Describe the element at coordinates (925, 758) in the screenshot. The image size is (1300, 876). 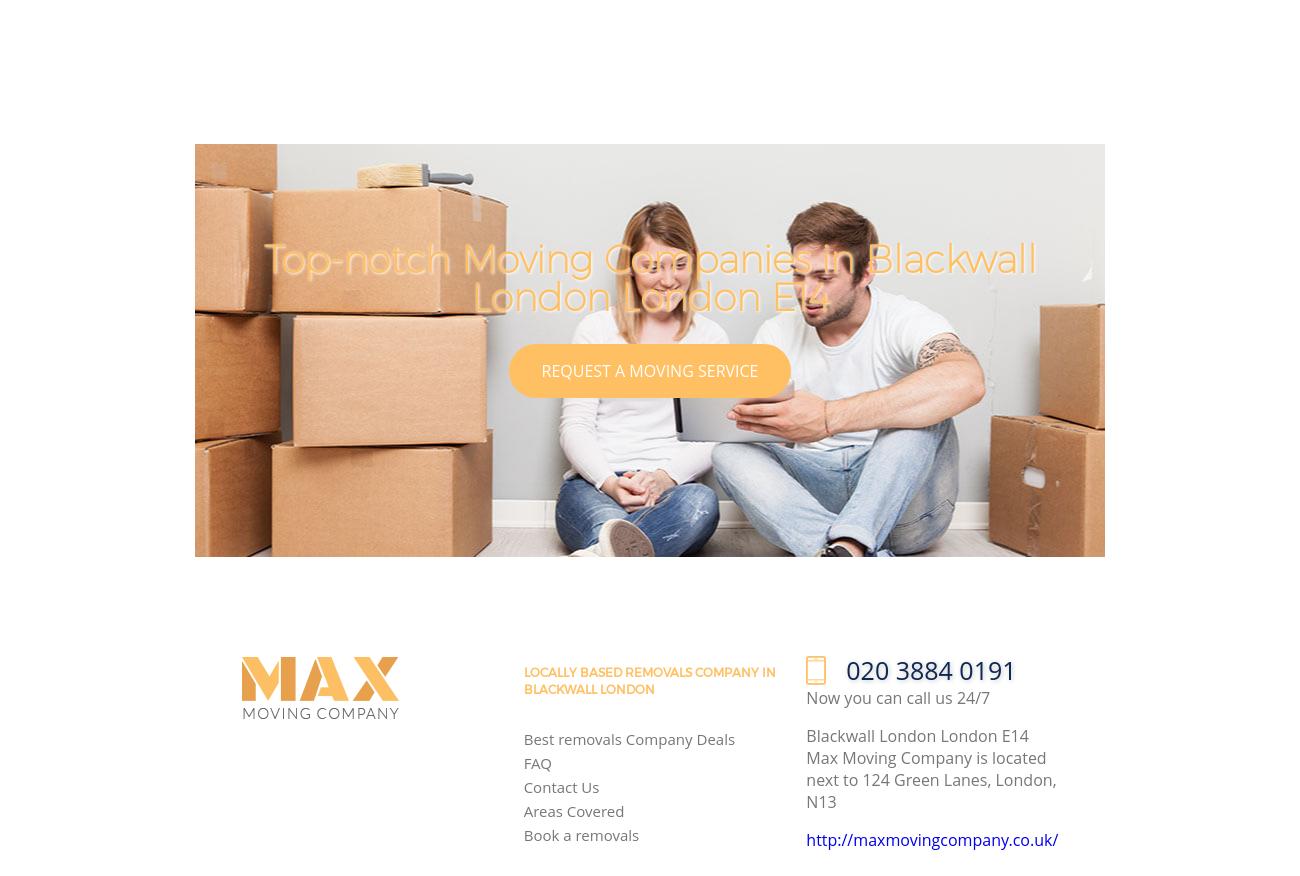
I see `'Blackwall London London E14 Max Moving Company is located next to'` at that location.